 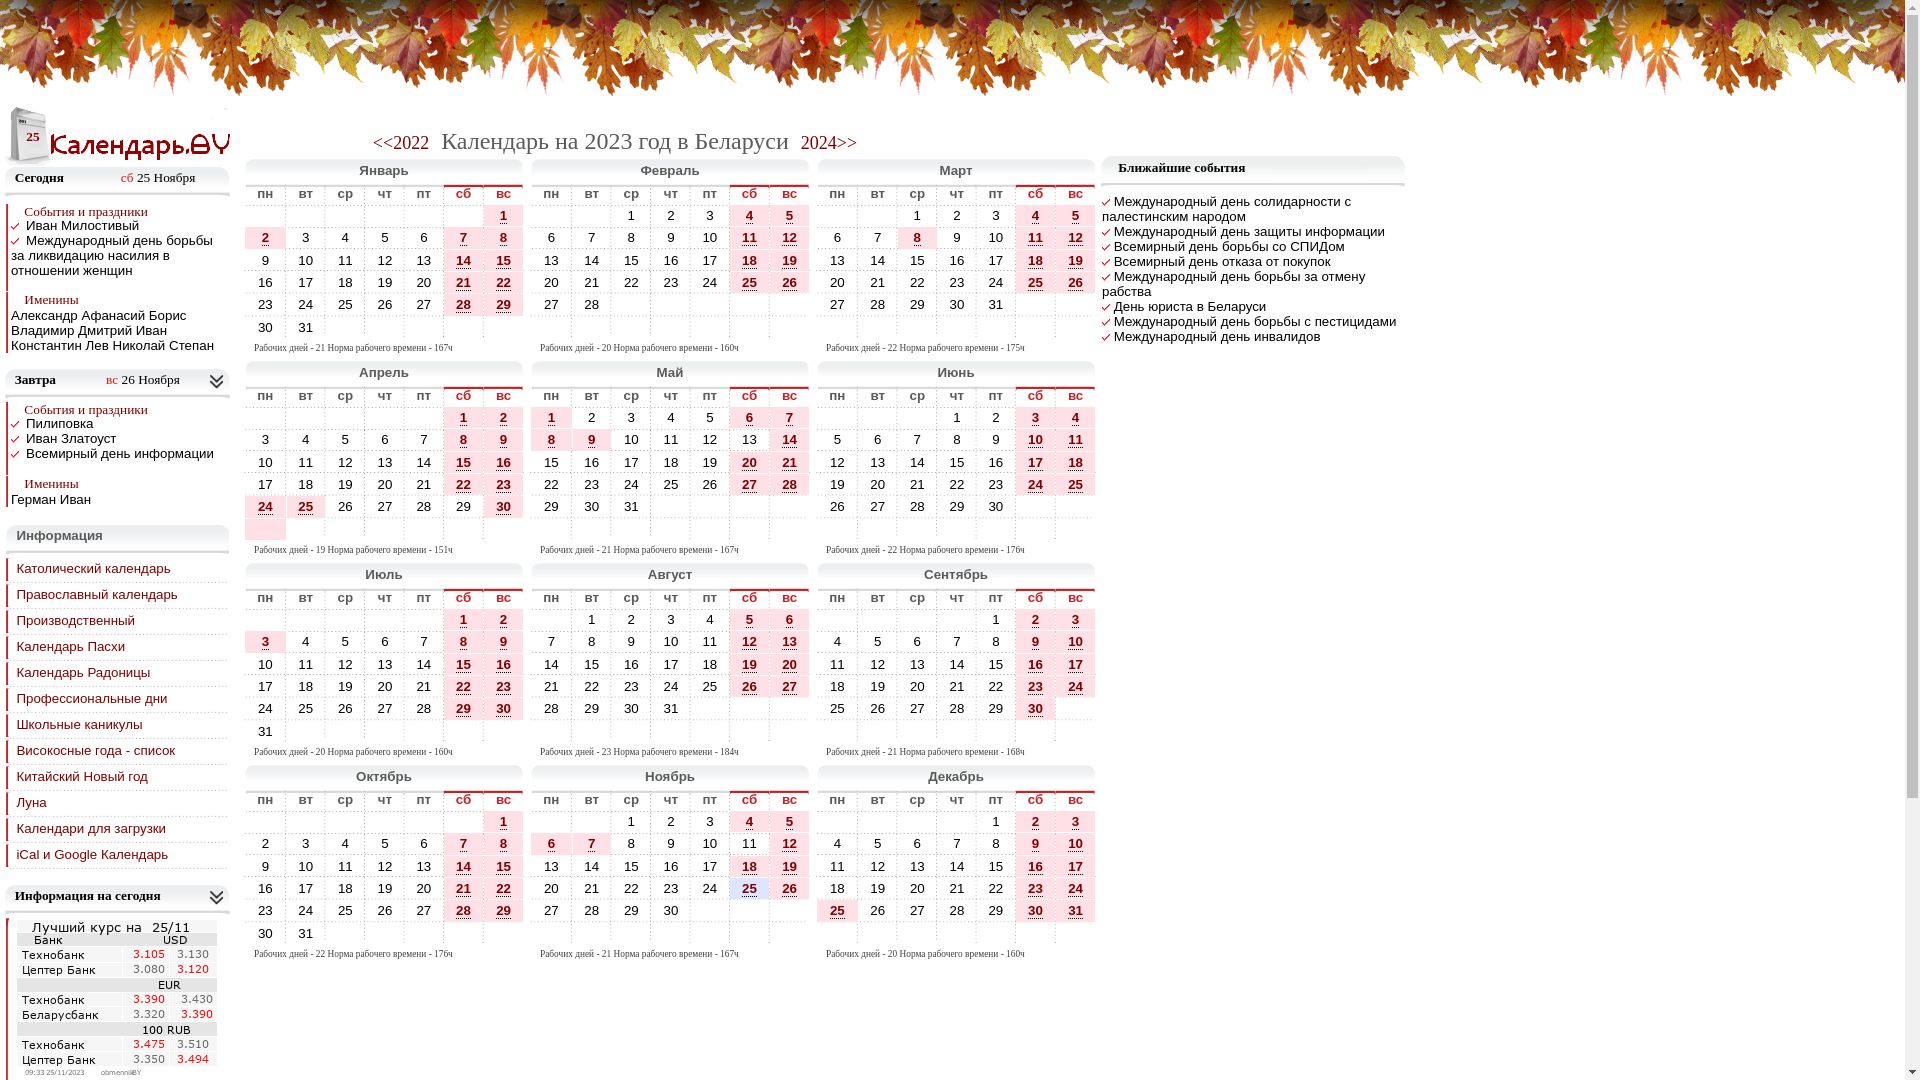 What do you see at coordinates (691, 641) in the screenshot?
I see `'11'` at bounding box center [691, 641].